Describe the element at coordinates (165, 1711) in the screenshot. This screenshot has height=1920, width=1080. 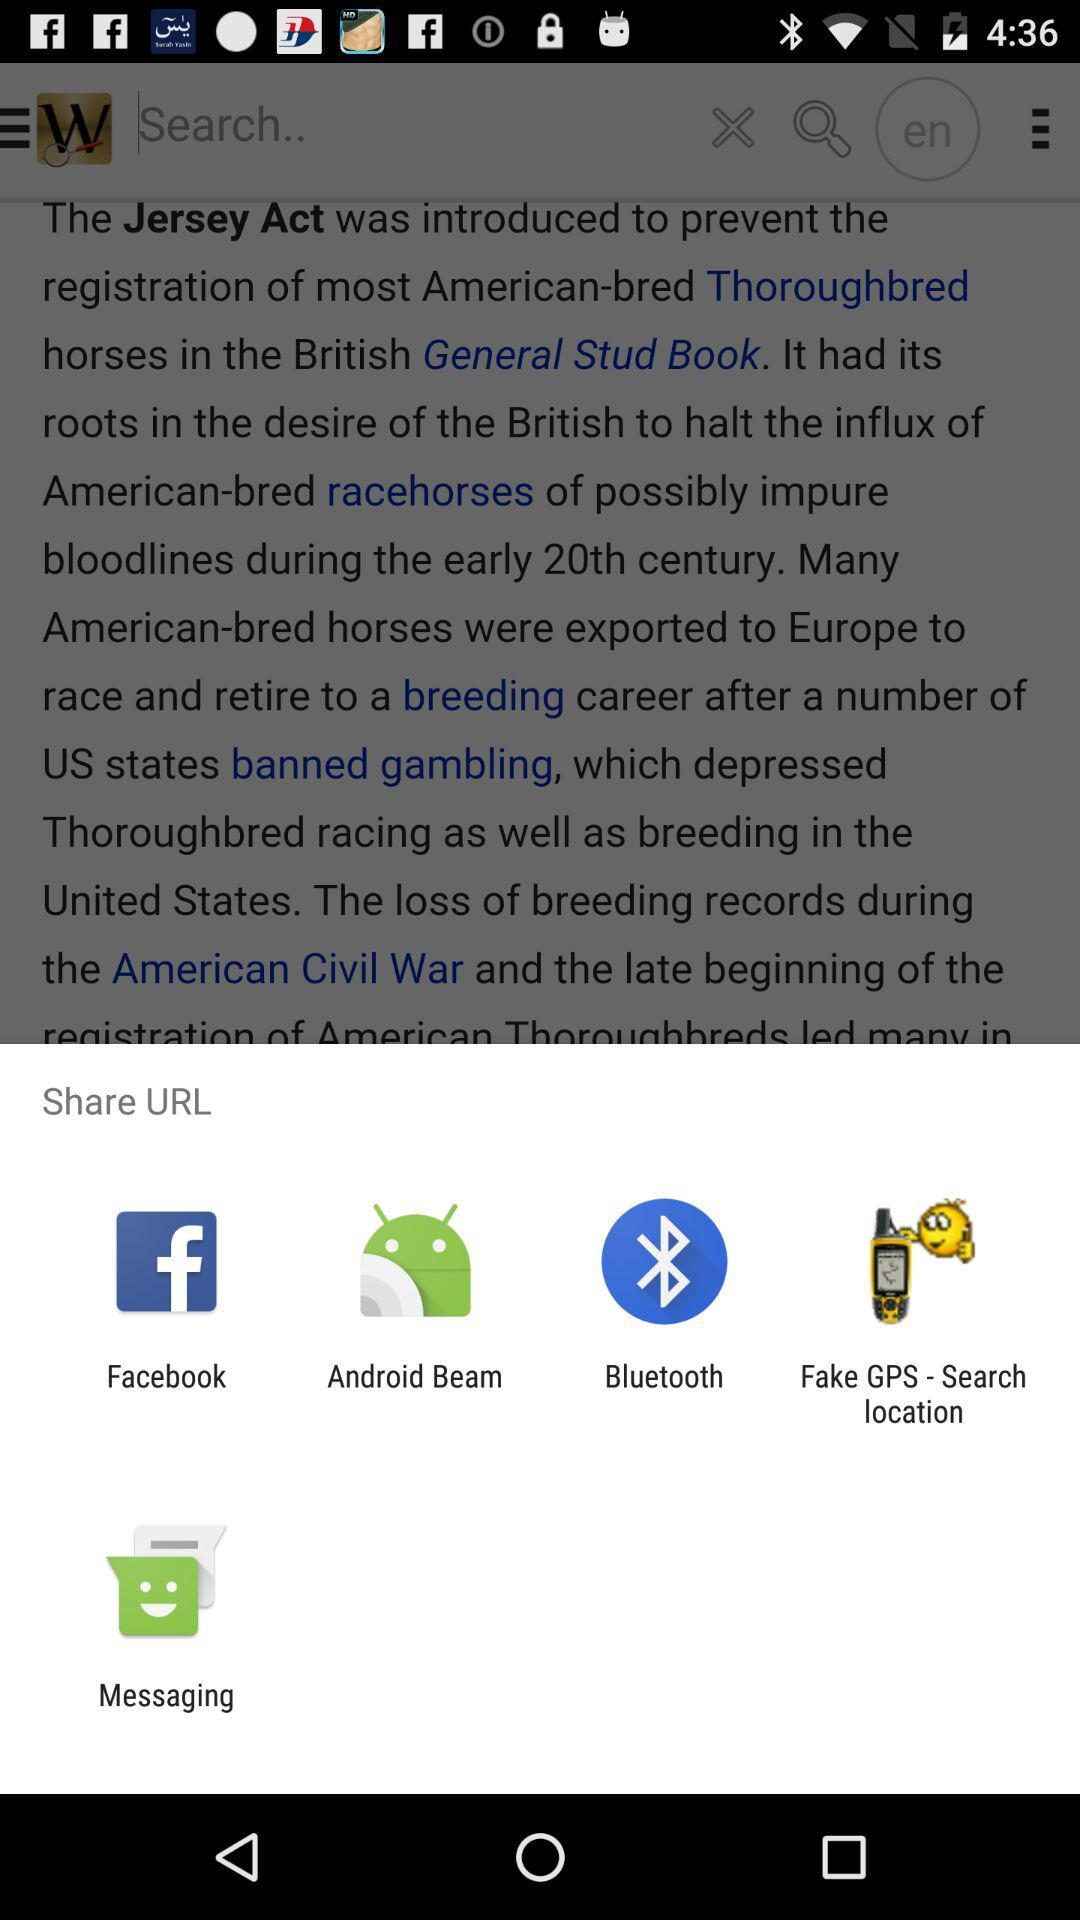
I see `the messaging item` at that location.